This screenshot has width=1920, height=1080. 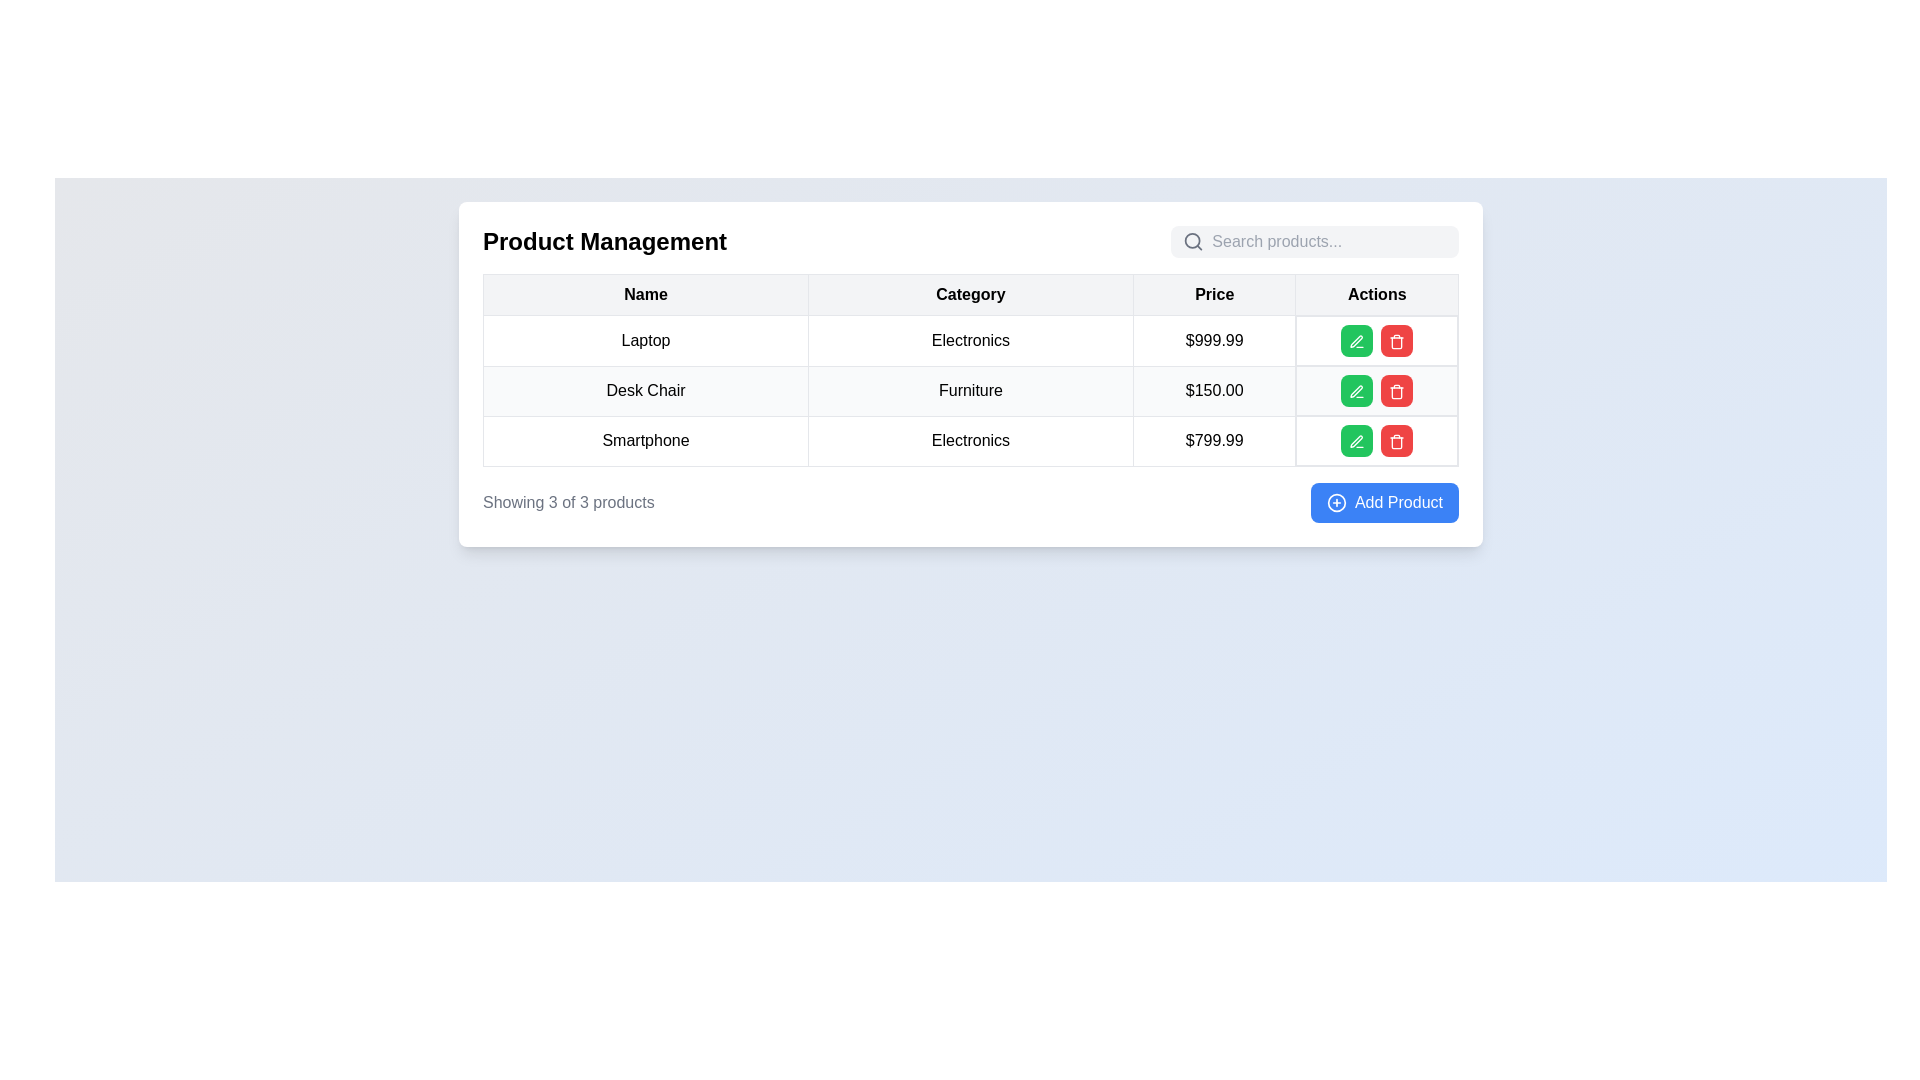 What do you see at coordinates (1357, 391) in the screenshot?
I see `the green pencil icon for editing actions in the 'Actions' column of the product management table` at bounding box center [1357, 391].